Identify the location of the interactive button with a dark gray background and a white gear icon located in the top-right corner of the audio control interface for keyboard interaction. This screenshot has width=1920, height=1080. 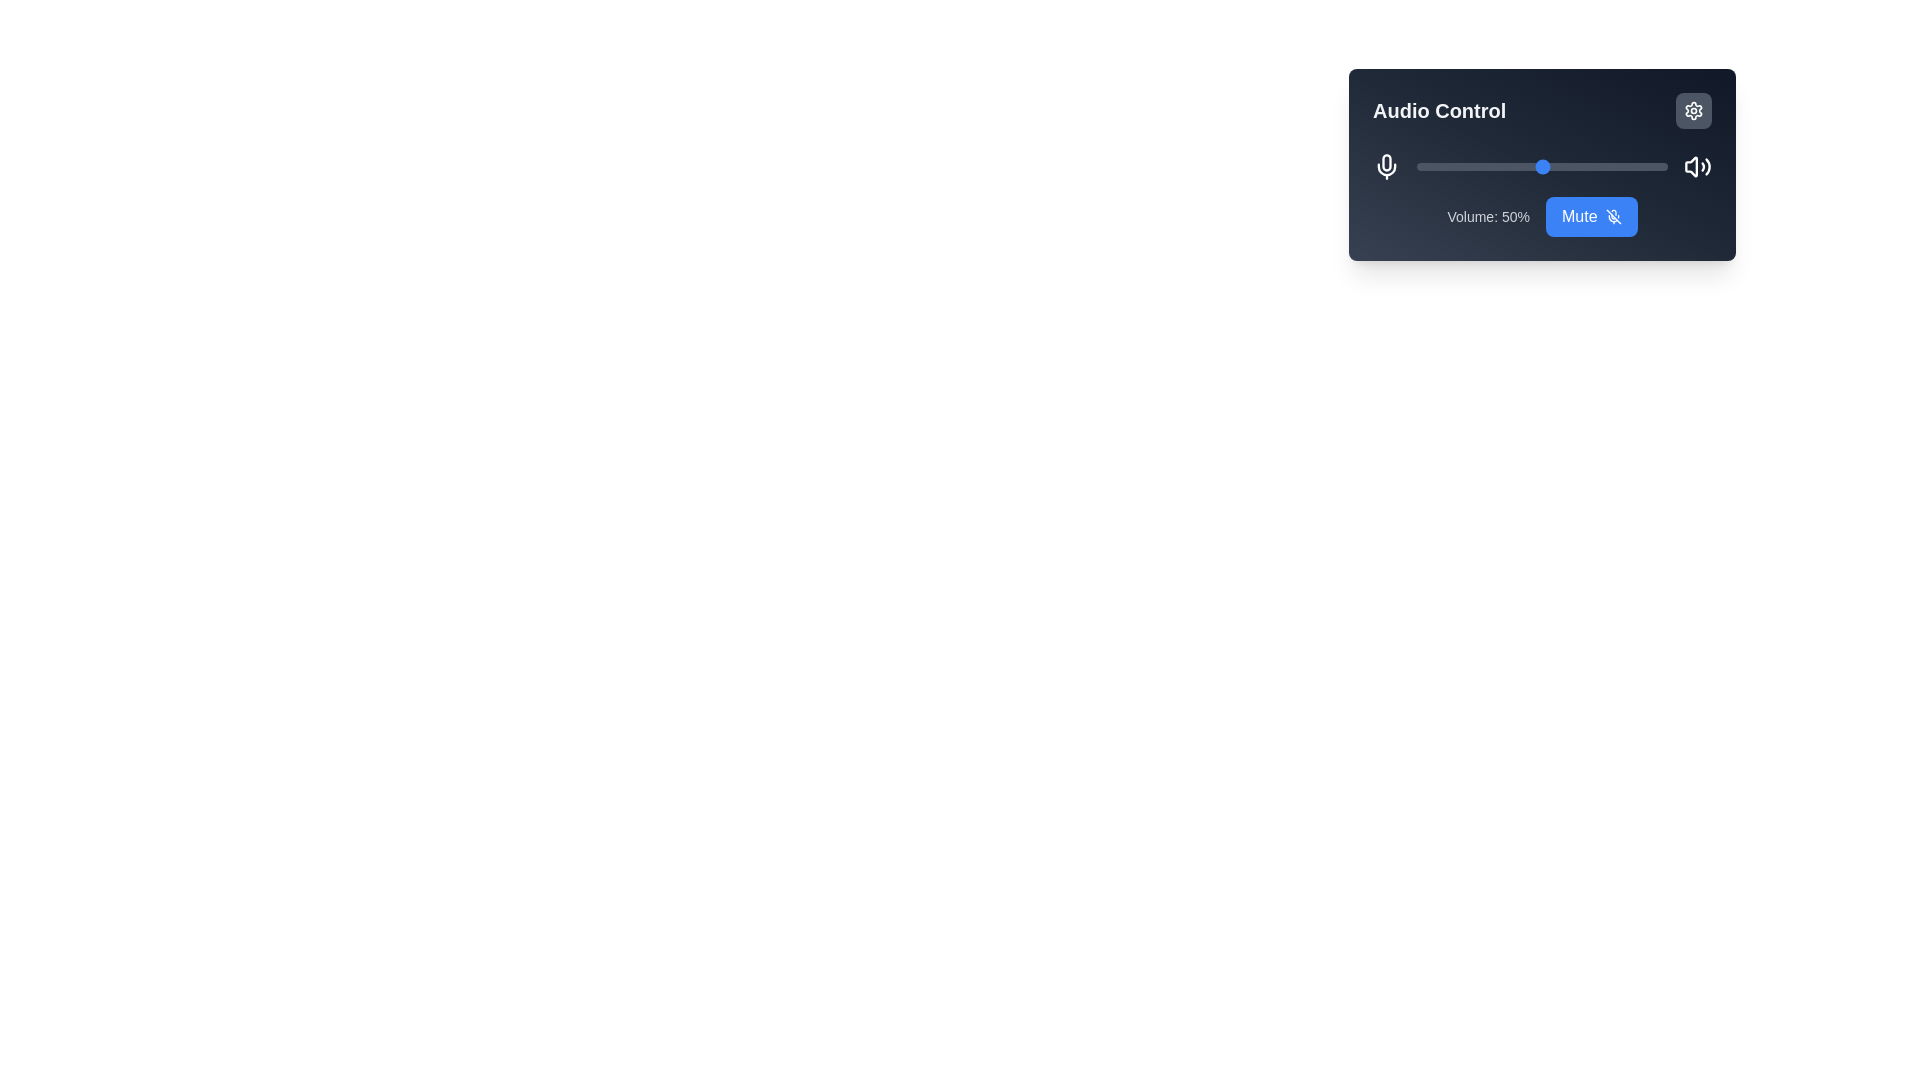
(1693, 111).